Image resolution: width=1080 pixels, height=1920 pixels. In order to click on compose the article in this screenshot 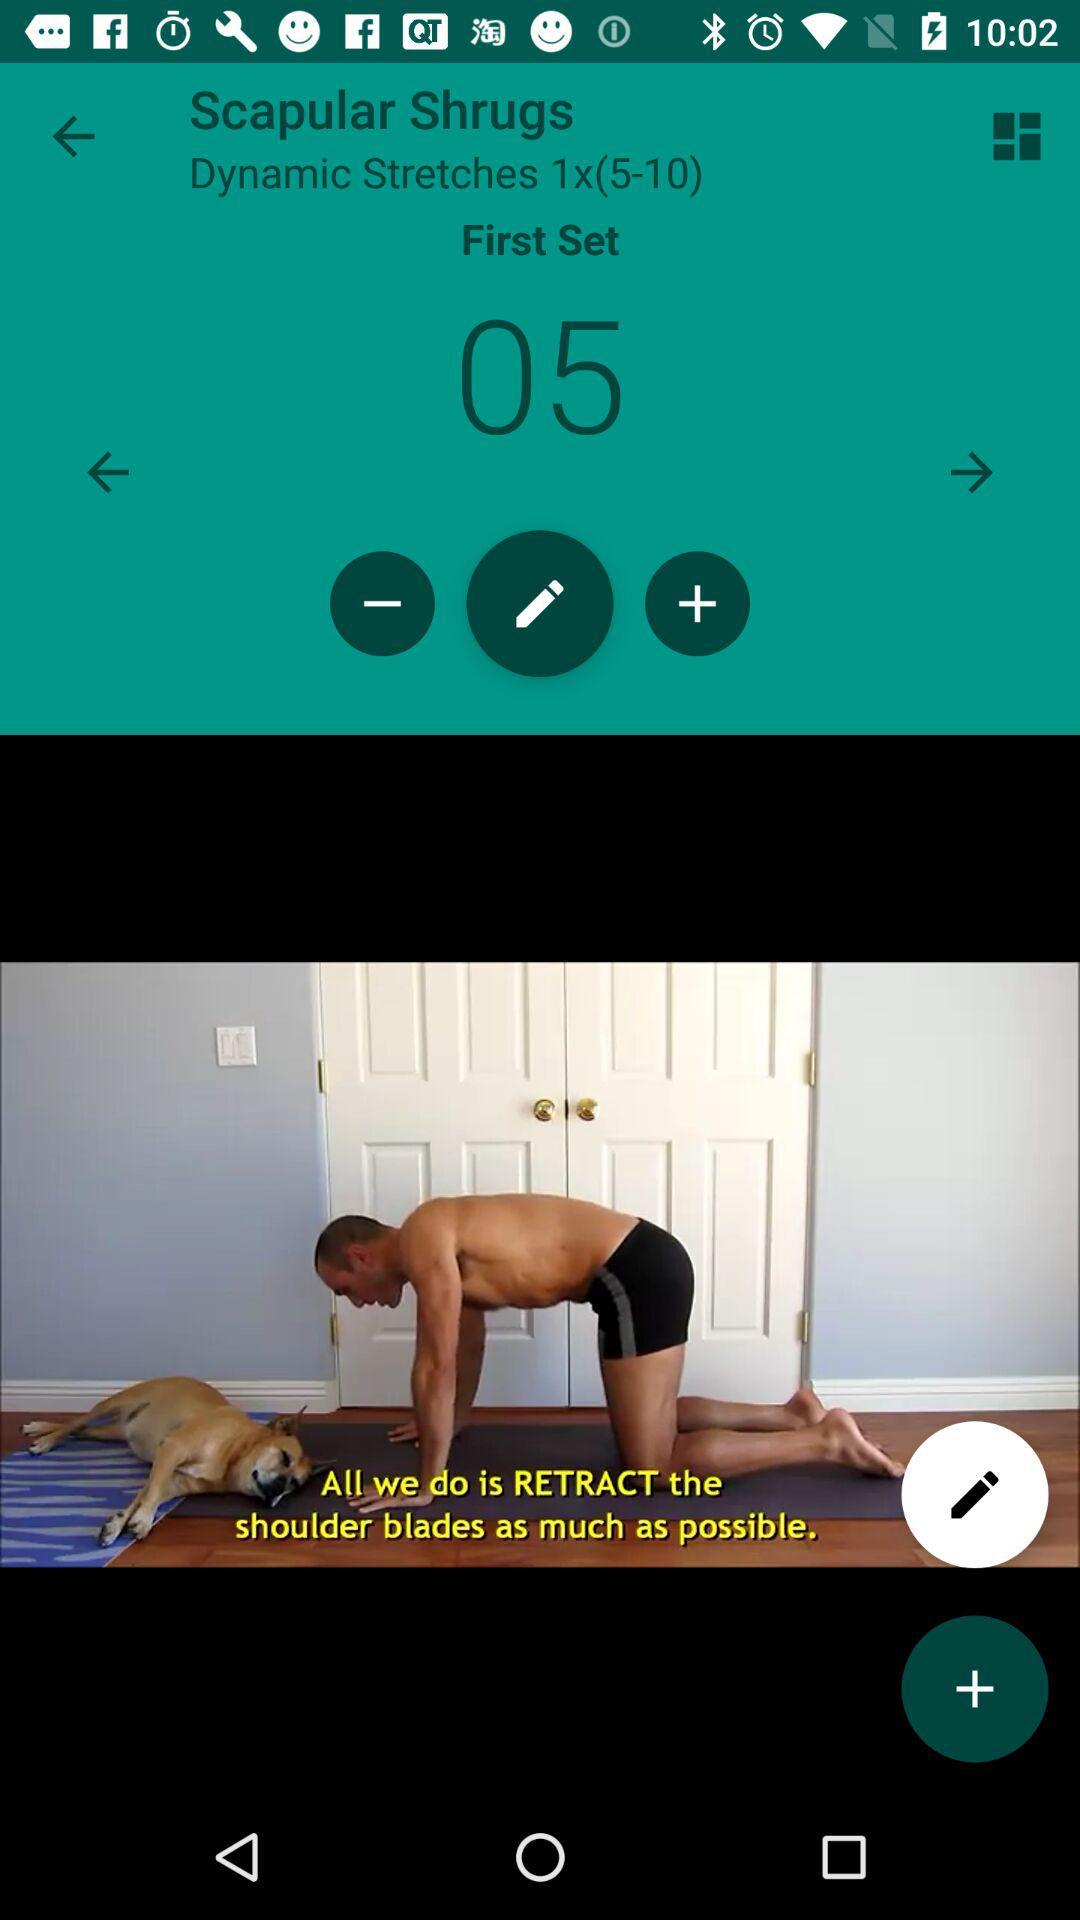, I will do `click(540, 602)`.